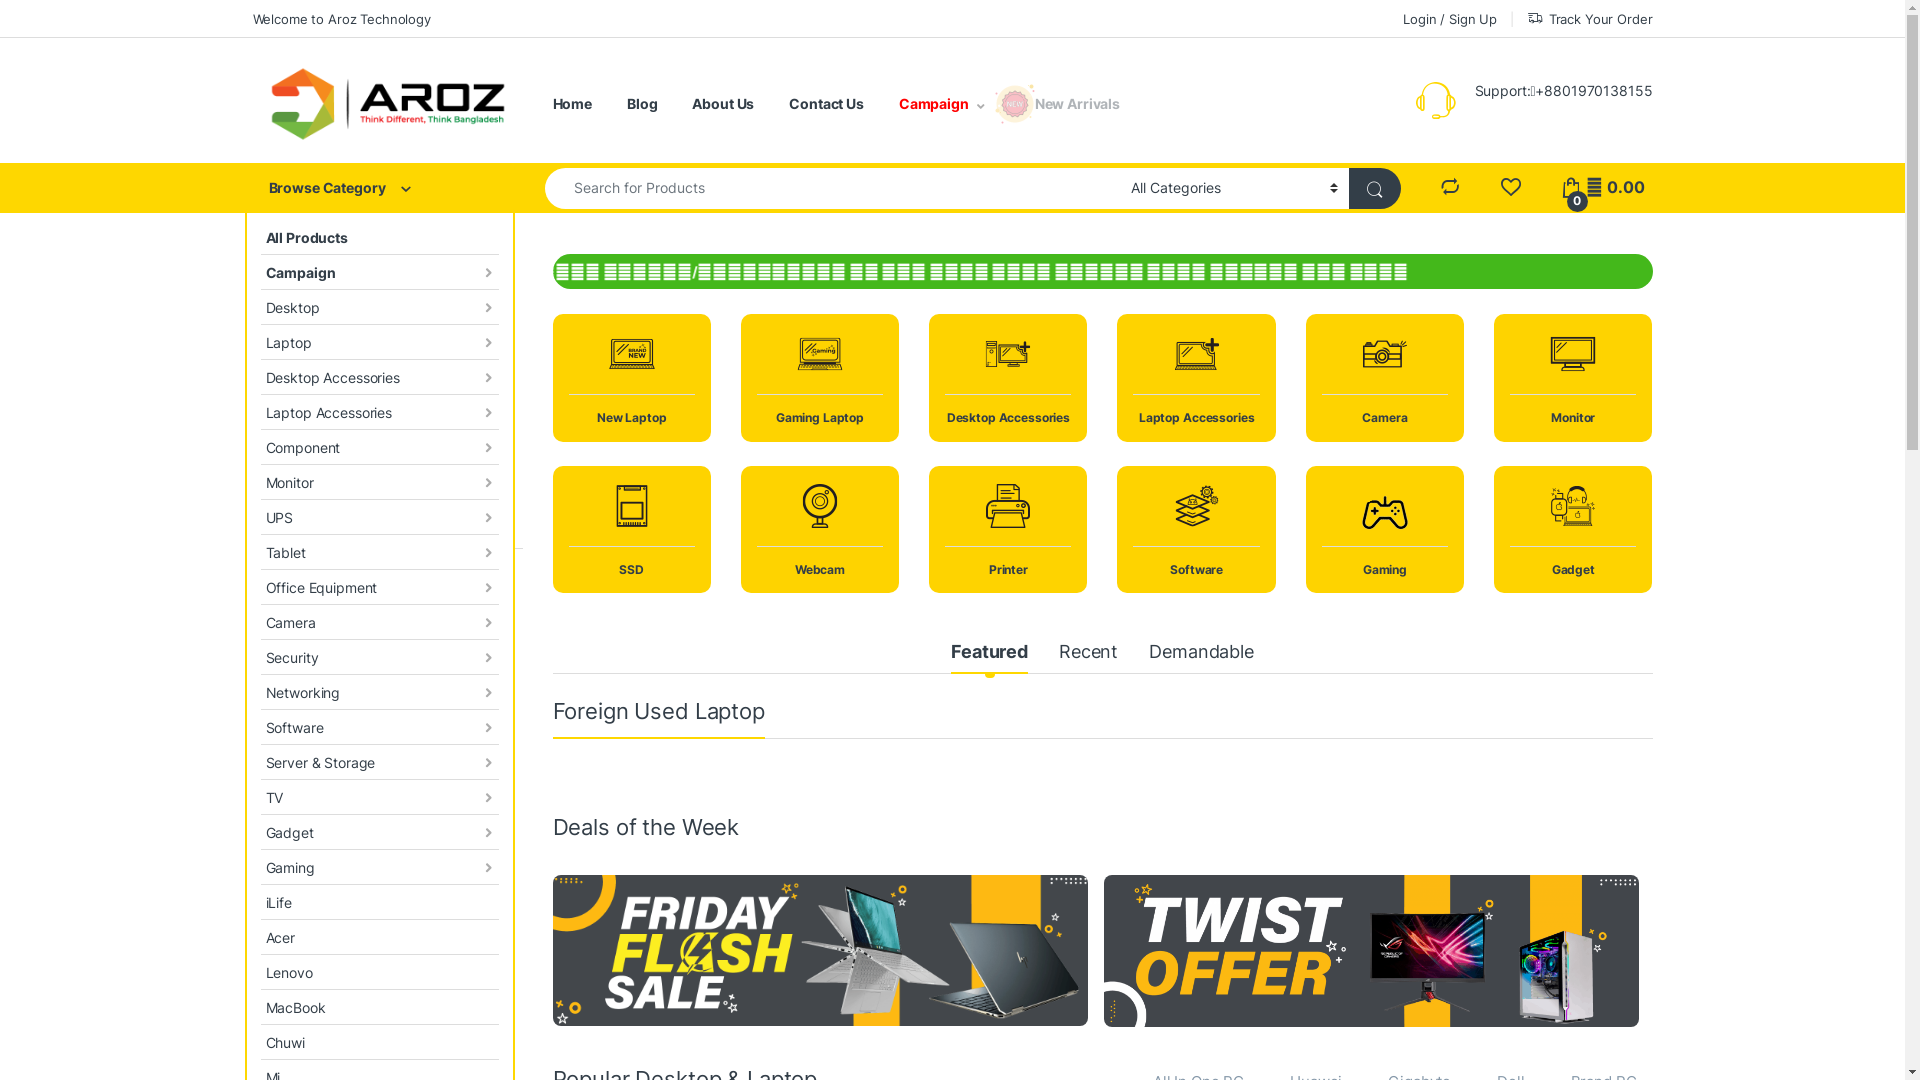  I want to click on 'Gadget', so click(258, 832).